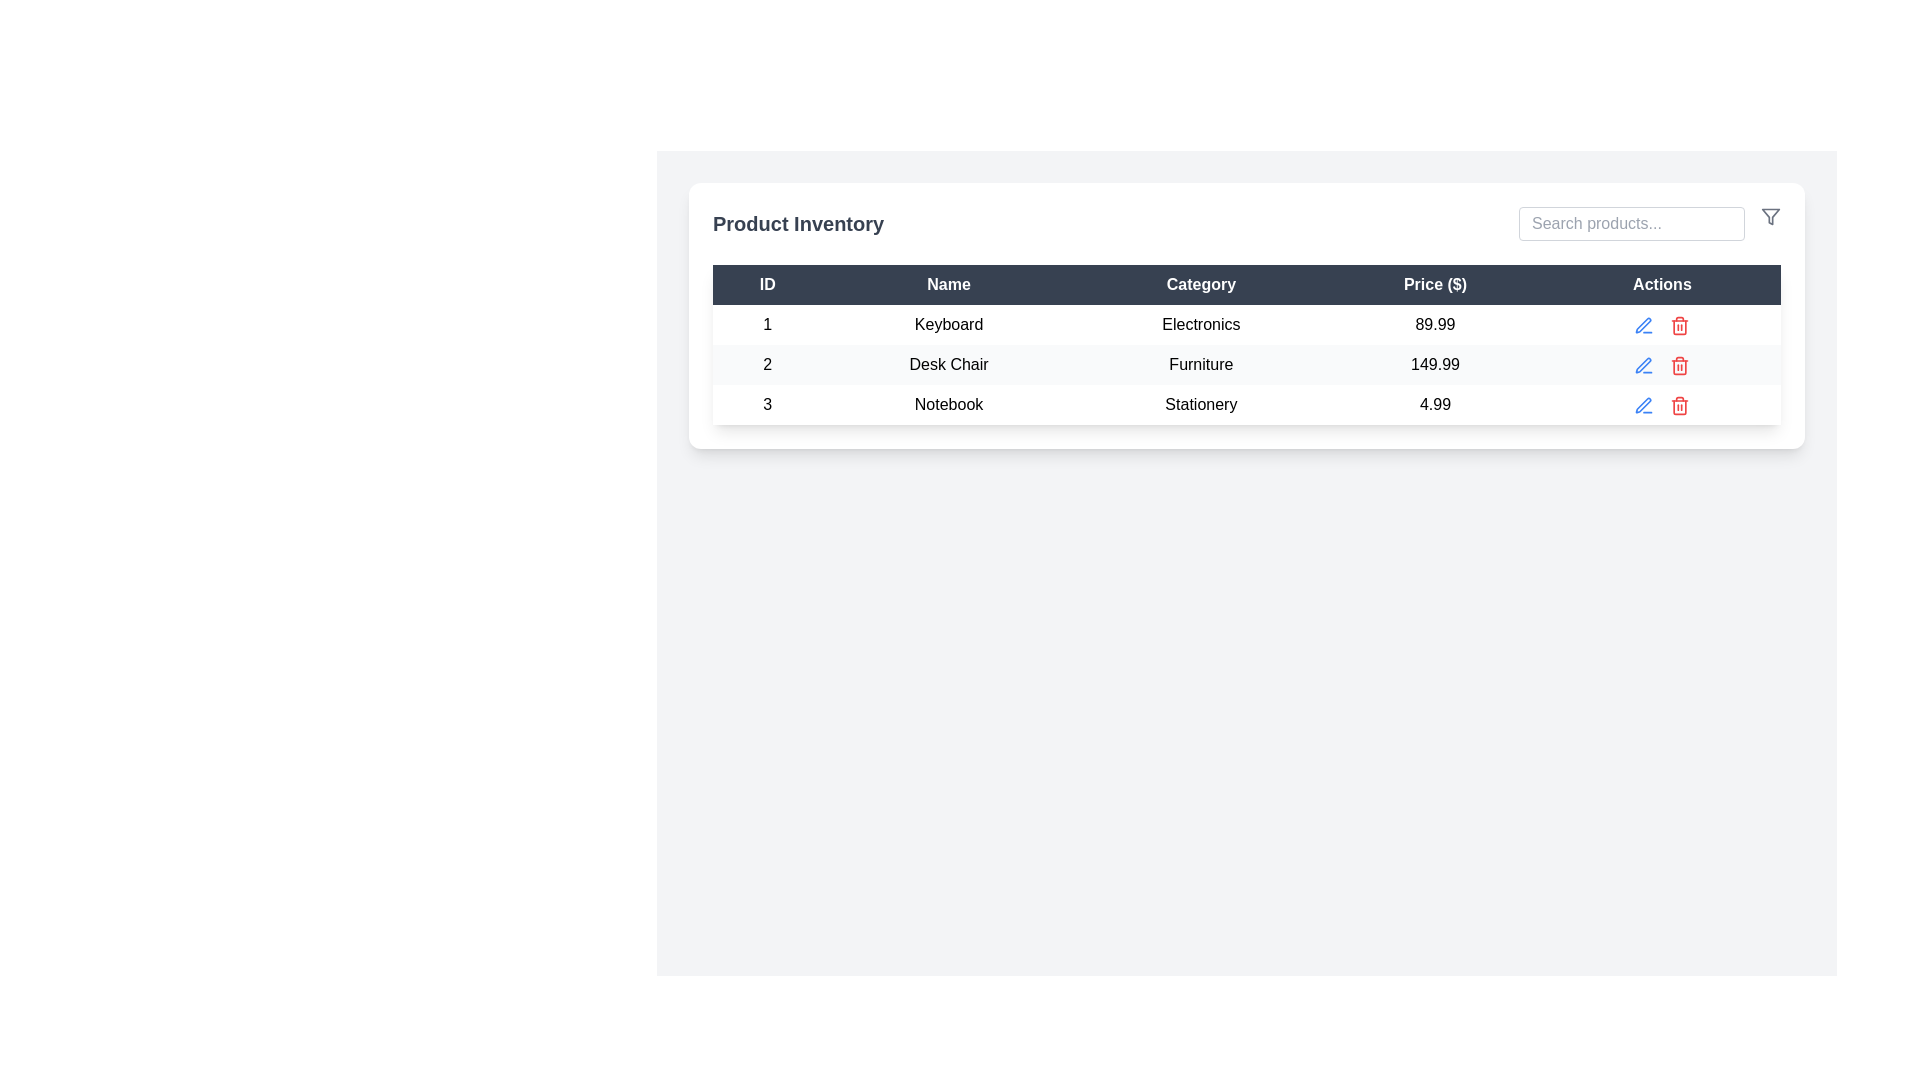  What do you see at coordinates (1632, 223) in the screenshot?
I see `the text input field located in the top-right corner of the Product Inventory interface to focus and type in it` at bounding box center [1632, 223].